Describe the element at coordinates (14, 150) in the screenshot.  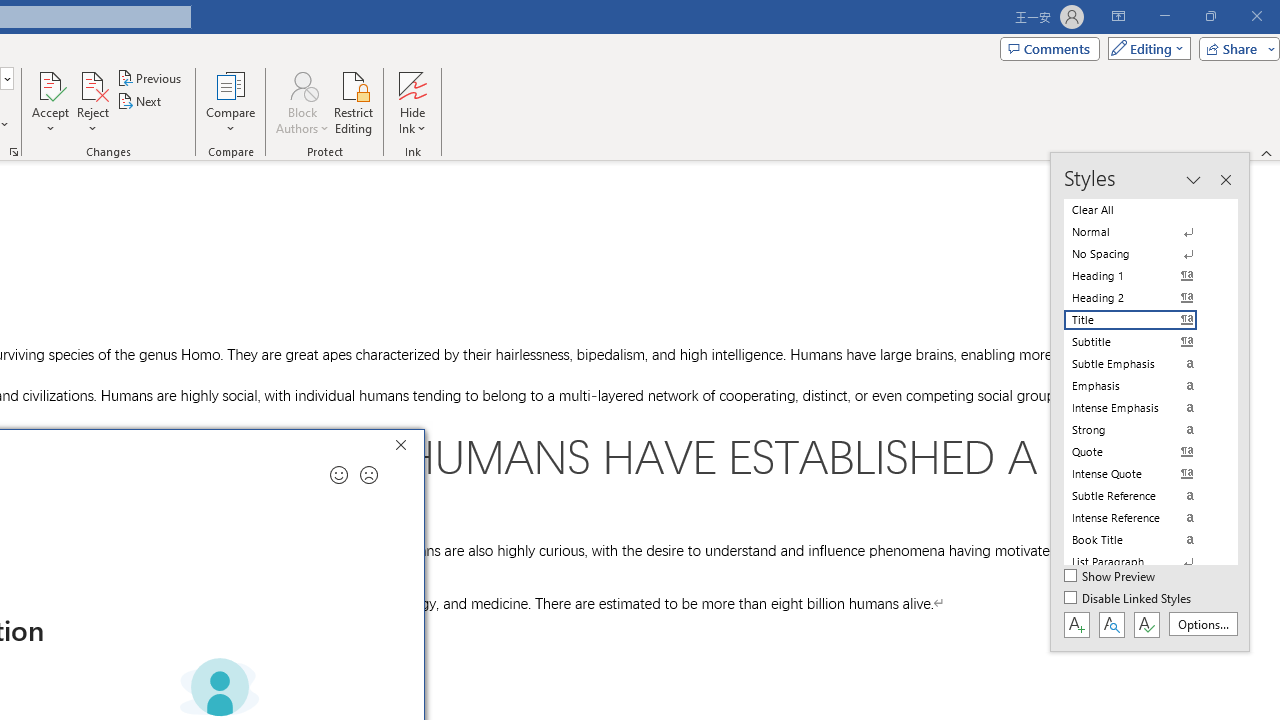
I see `'Change Tracking Options...'` at that location.